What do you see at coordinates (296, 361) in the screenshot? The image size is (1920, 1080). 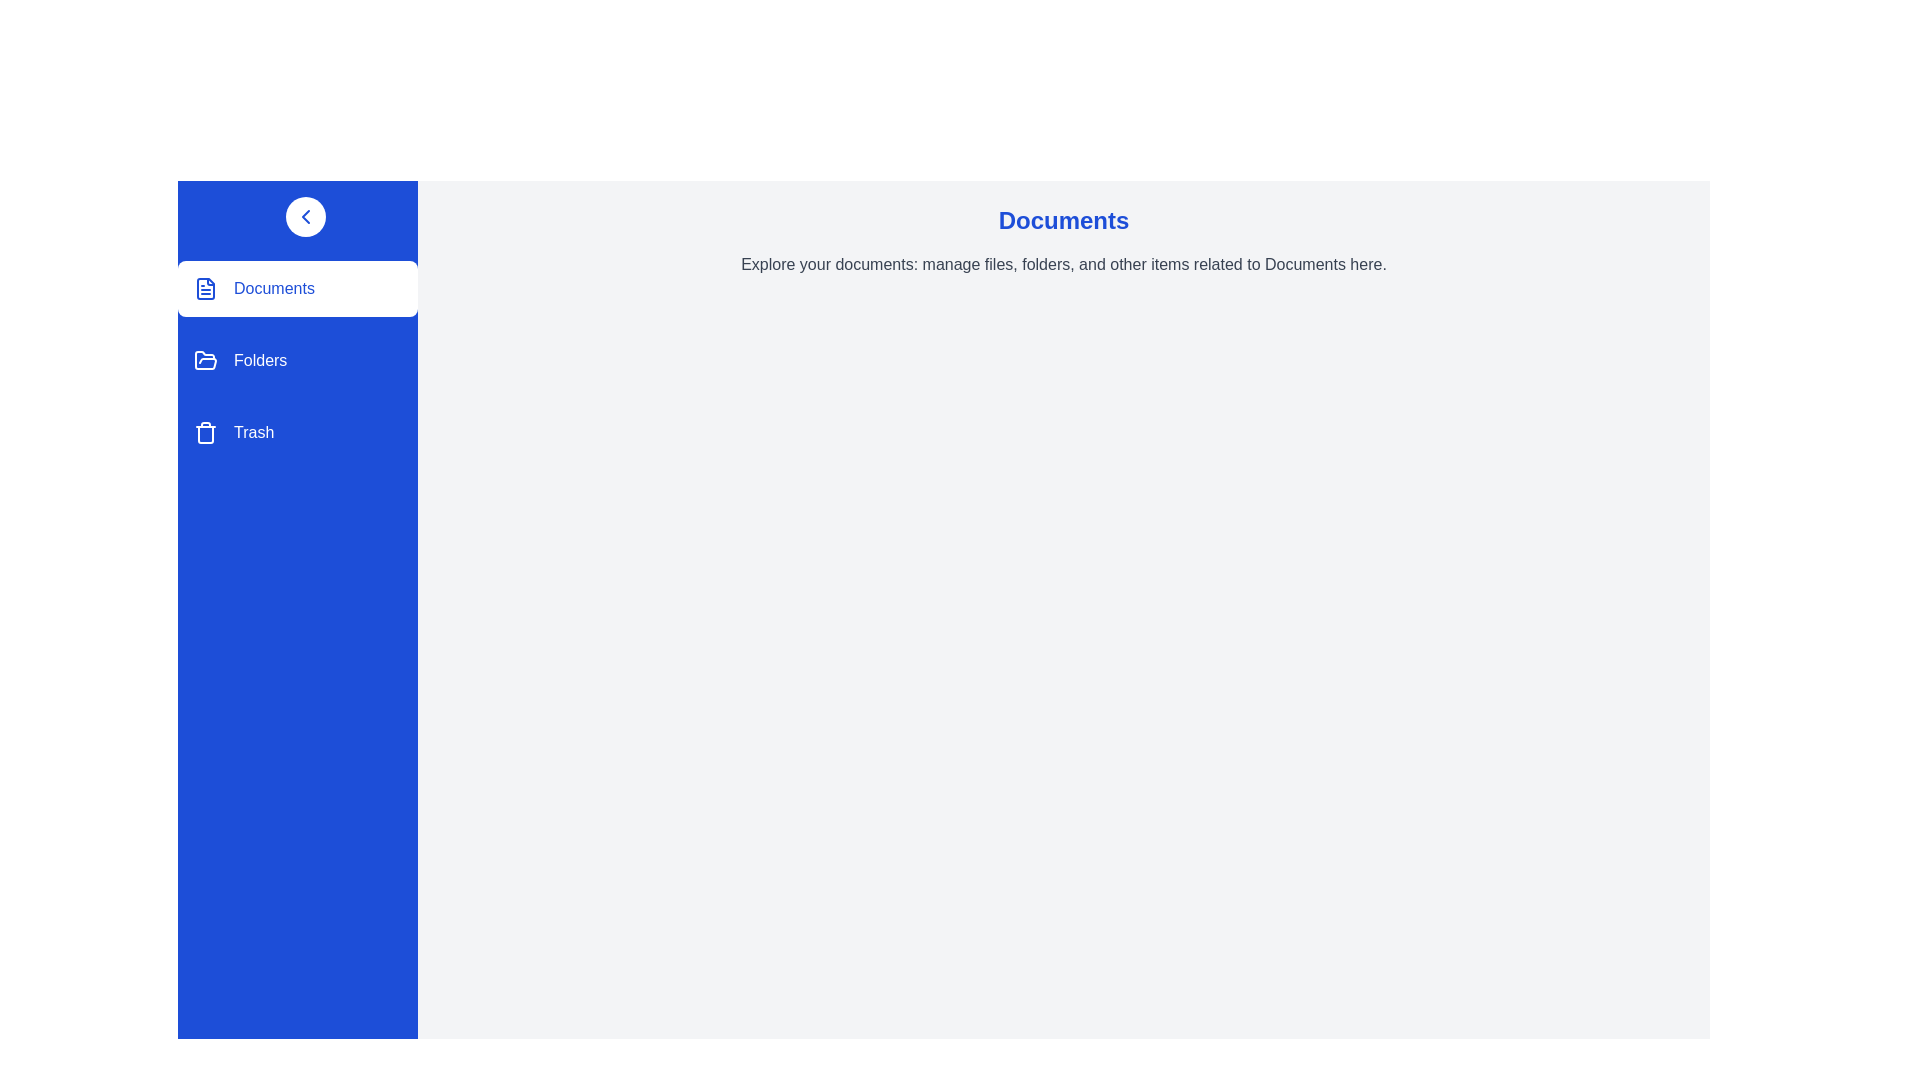 I see `the Folders section from the menu` at bounding box center [296, 361].